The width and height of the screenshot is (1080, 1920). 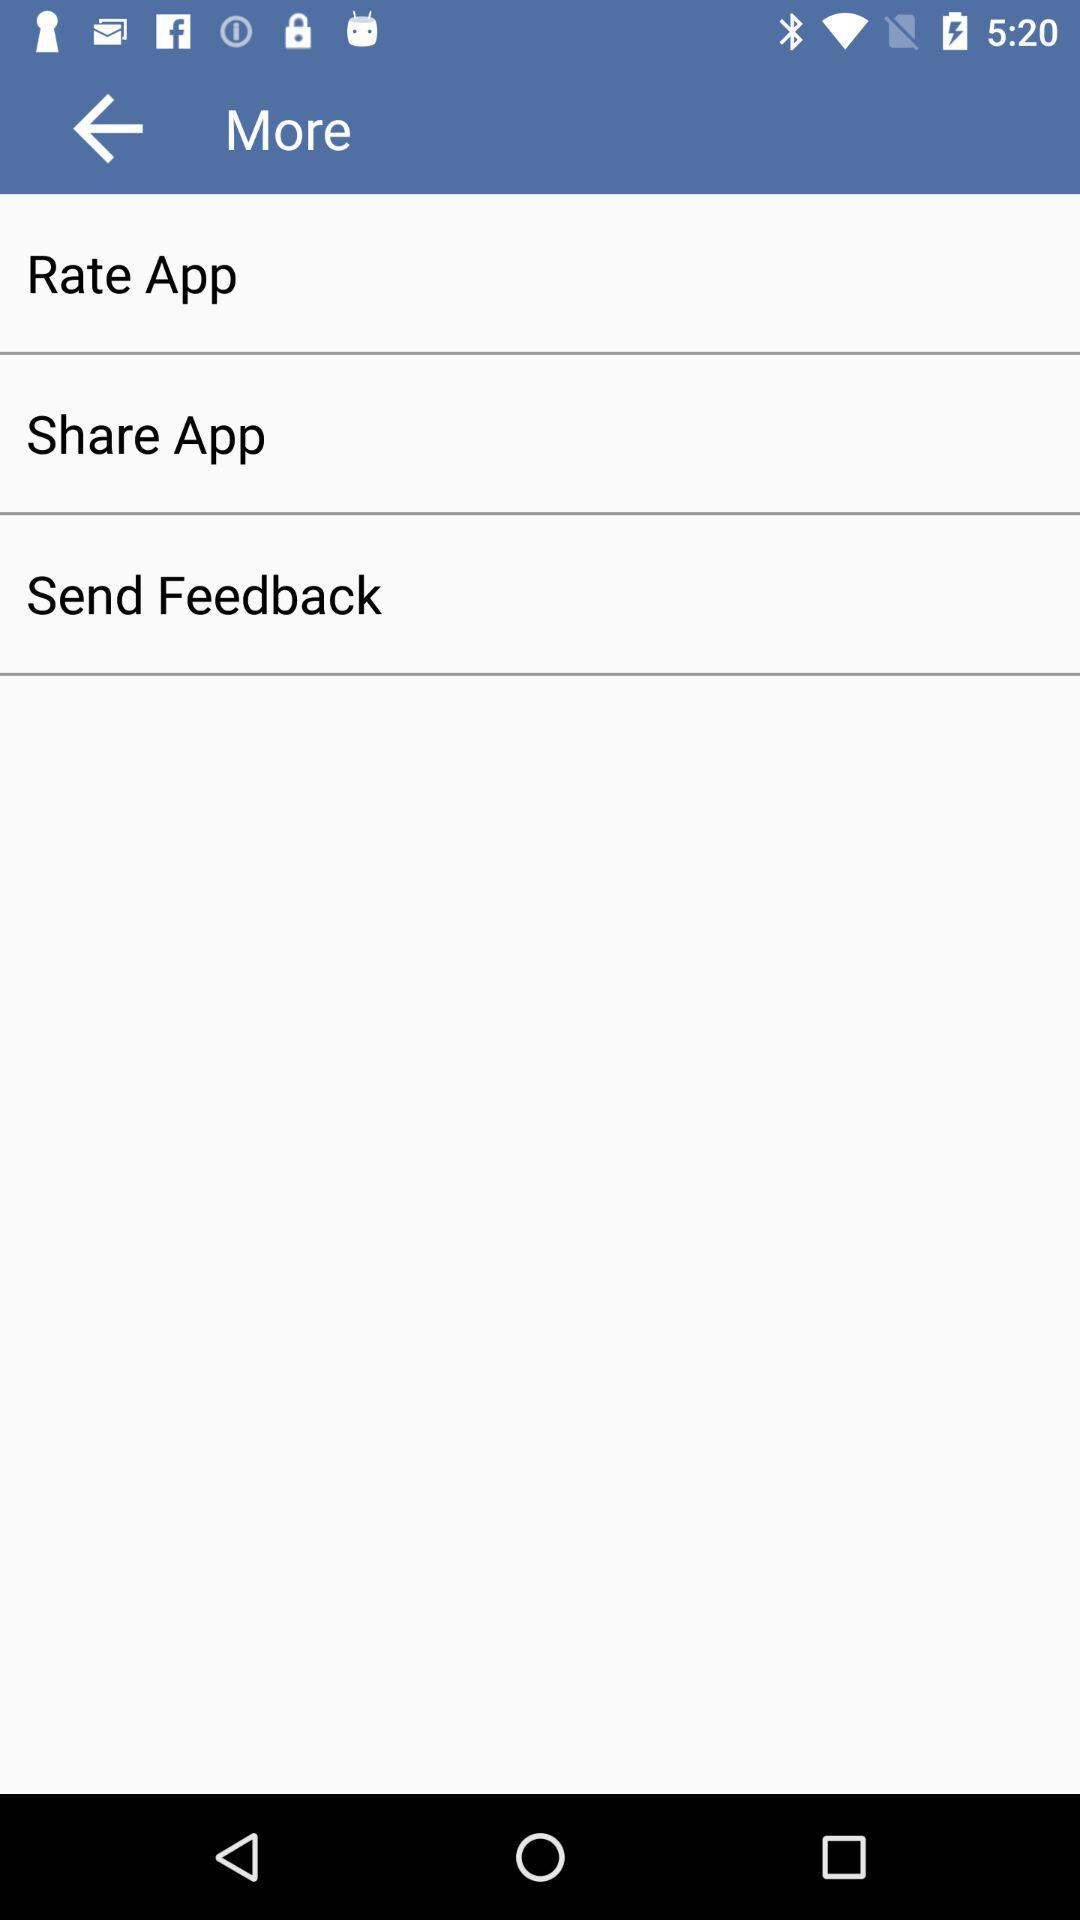 I want to click on share app item, so click(x=540, y=432).